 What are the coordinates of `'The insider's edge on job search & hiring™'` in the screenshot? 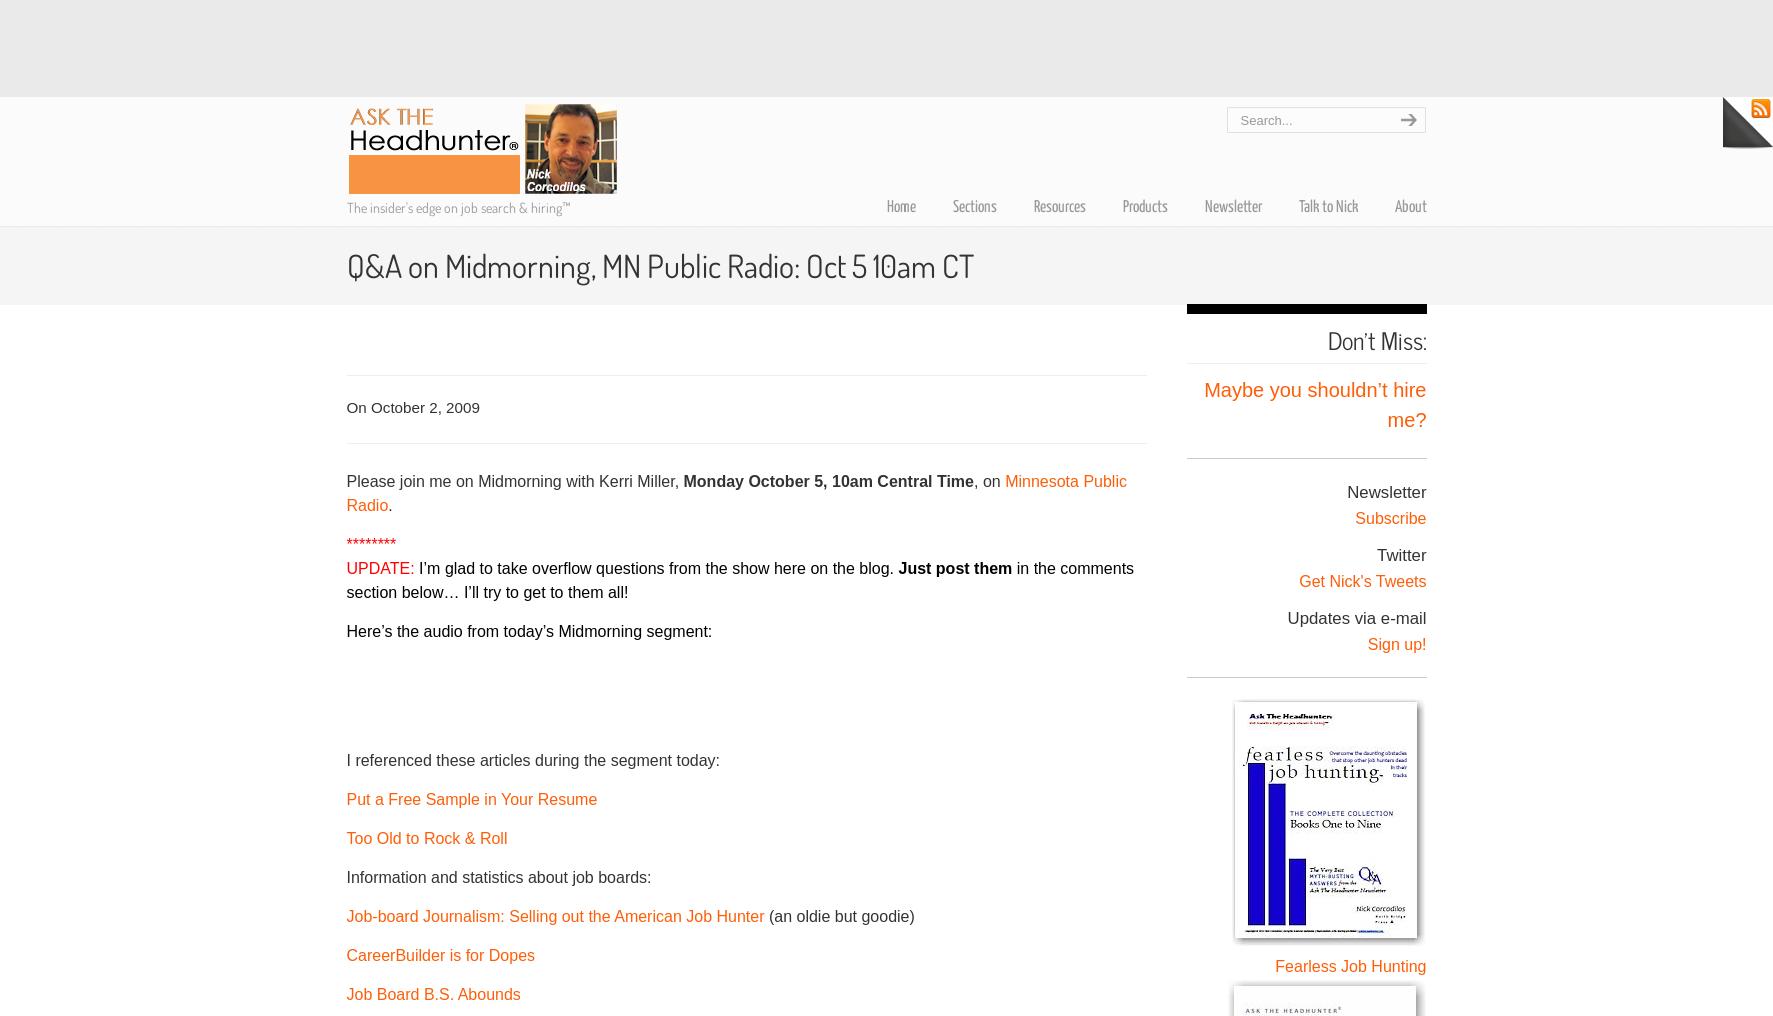 It's located at (456, 207).